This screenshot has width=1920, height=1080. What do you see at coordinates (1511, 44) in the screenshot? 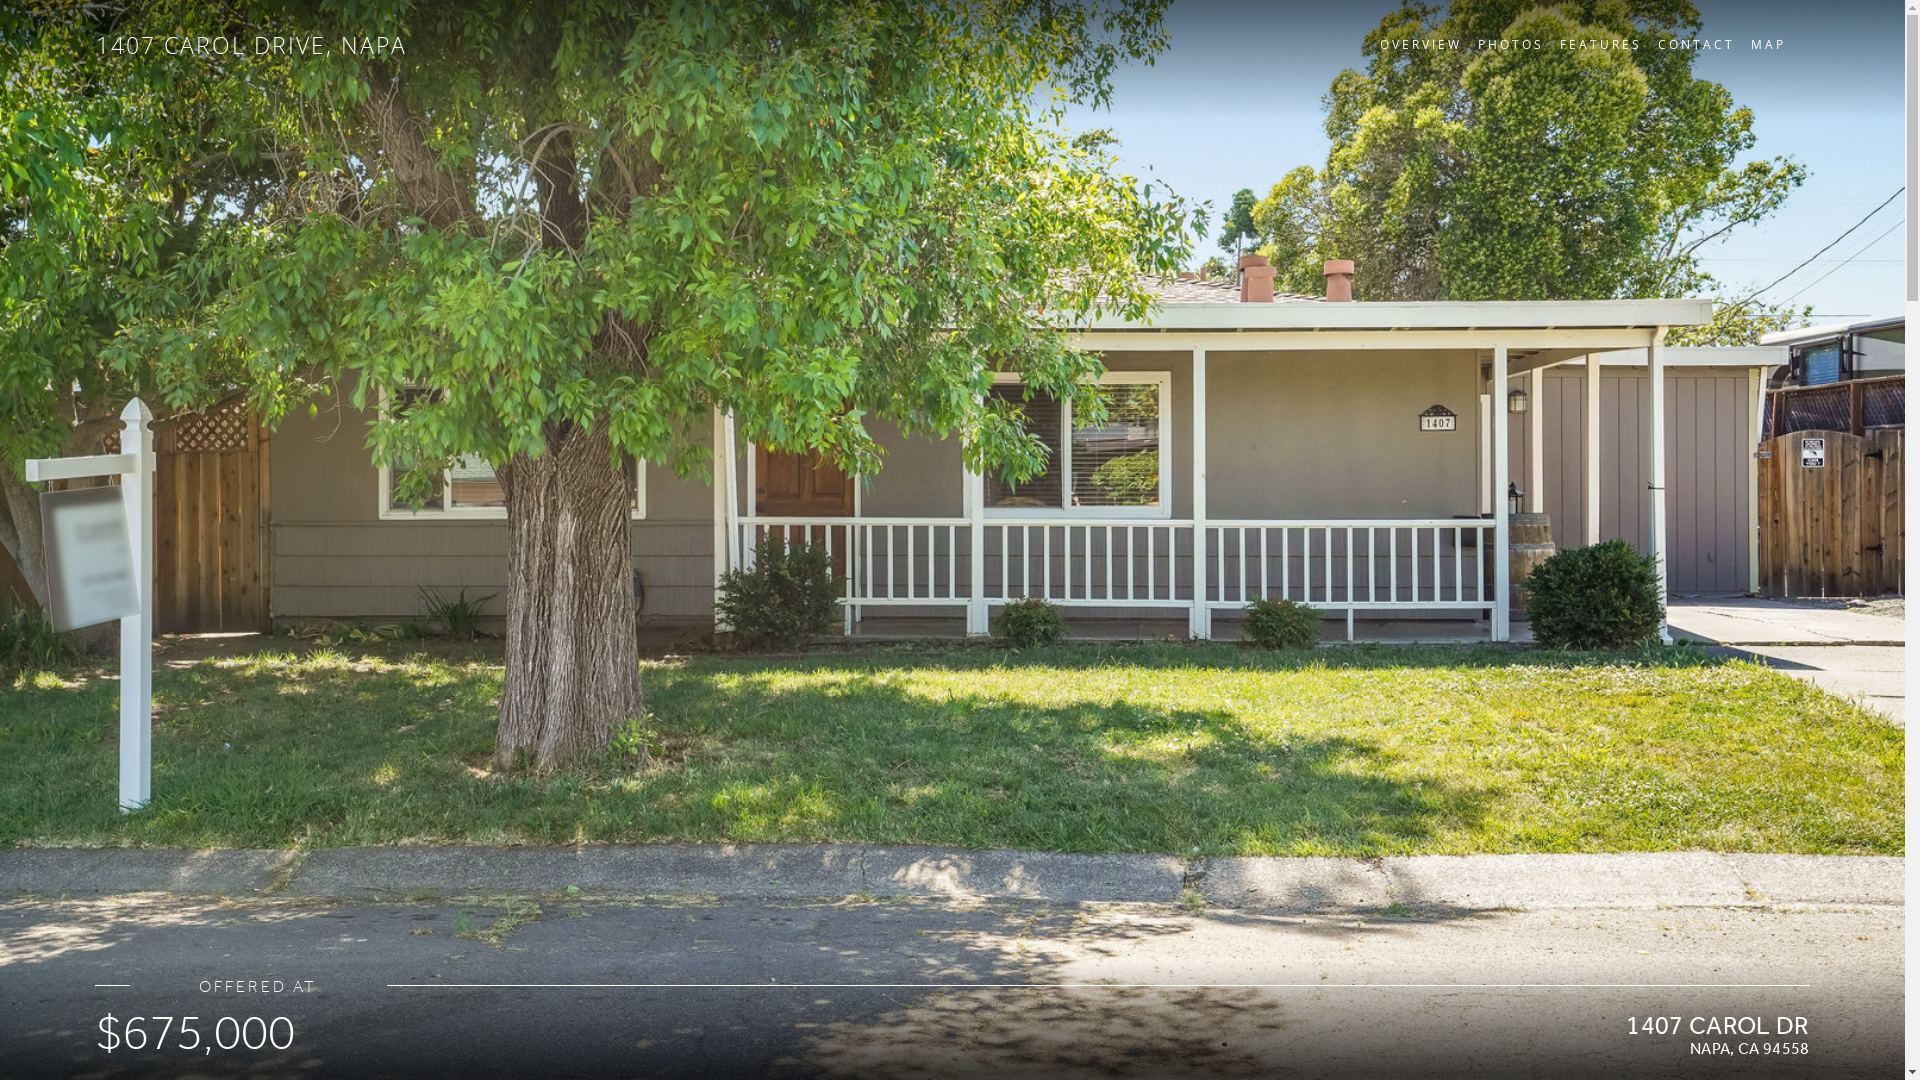
I see `'PHOTOS'` at bounding box center [1511, 44].